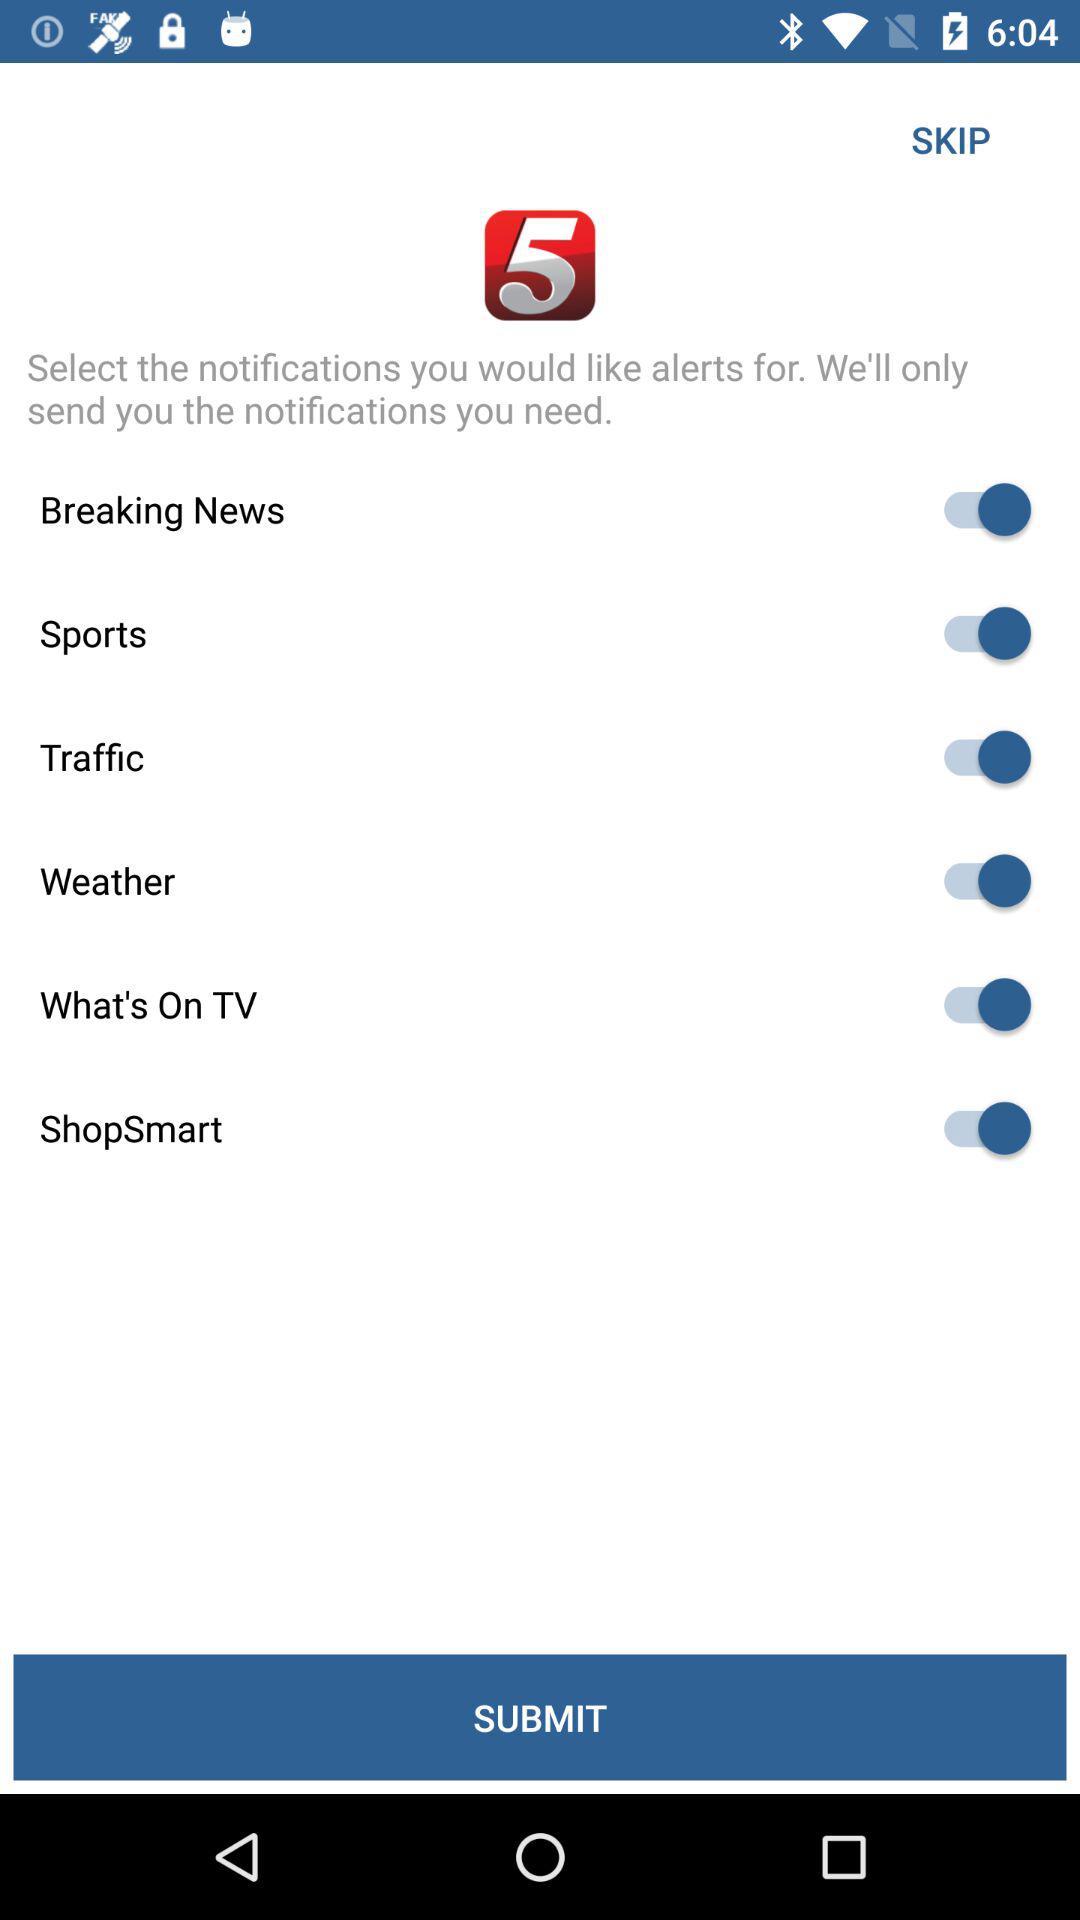 Image resolution: width=1080 pixels, height=1920 pixels. What do you see at coordinates (977, 1004) in the screenshot?
I see `press option 5 down` at bounding box center [977, 1004].